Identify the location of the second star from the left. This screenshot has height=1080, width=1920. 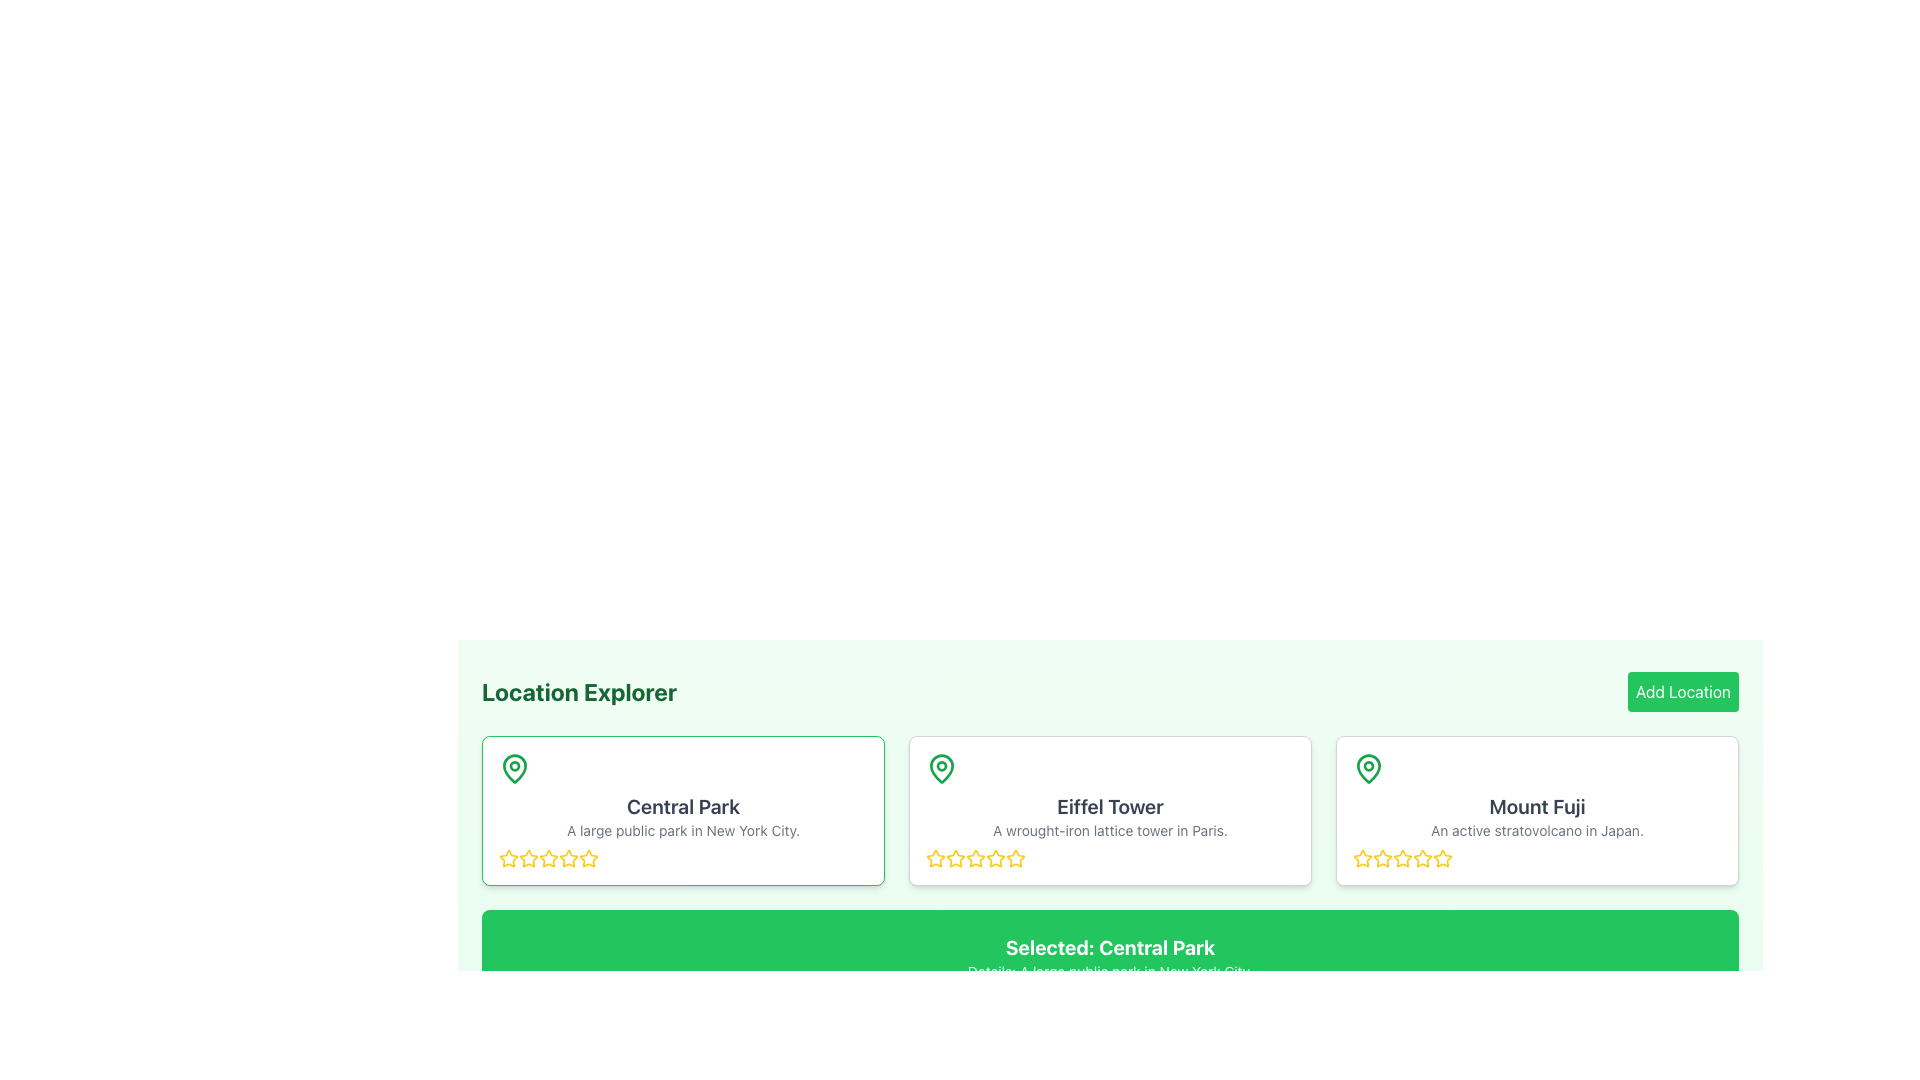
(954, 857).